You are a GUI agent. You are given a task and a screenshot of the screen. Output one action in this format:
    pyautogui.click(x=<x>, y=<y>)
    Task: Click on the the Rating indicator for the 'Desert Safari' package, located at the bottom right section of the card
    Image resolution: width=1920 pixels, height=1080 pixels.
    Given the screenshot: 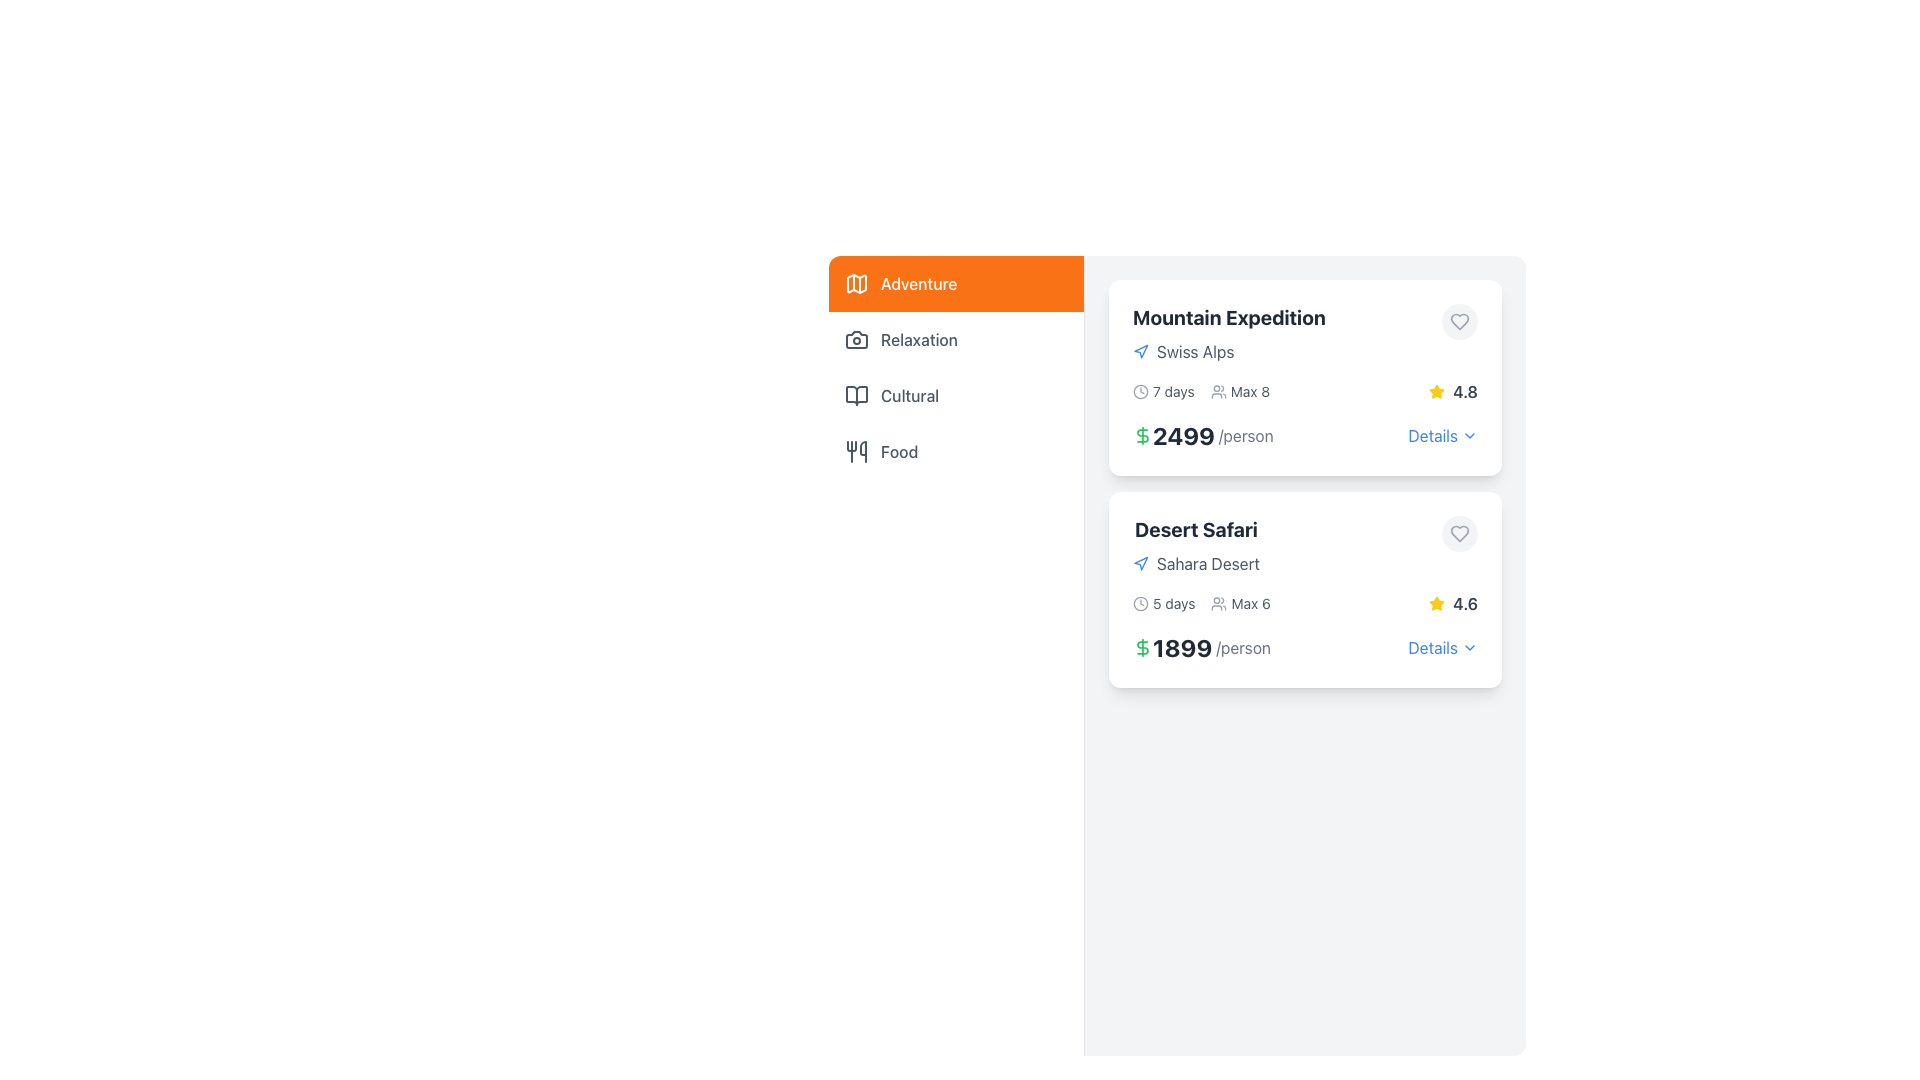 What is the action you would take?
    pyautogui.click(x=1453, y=603)
    